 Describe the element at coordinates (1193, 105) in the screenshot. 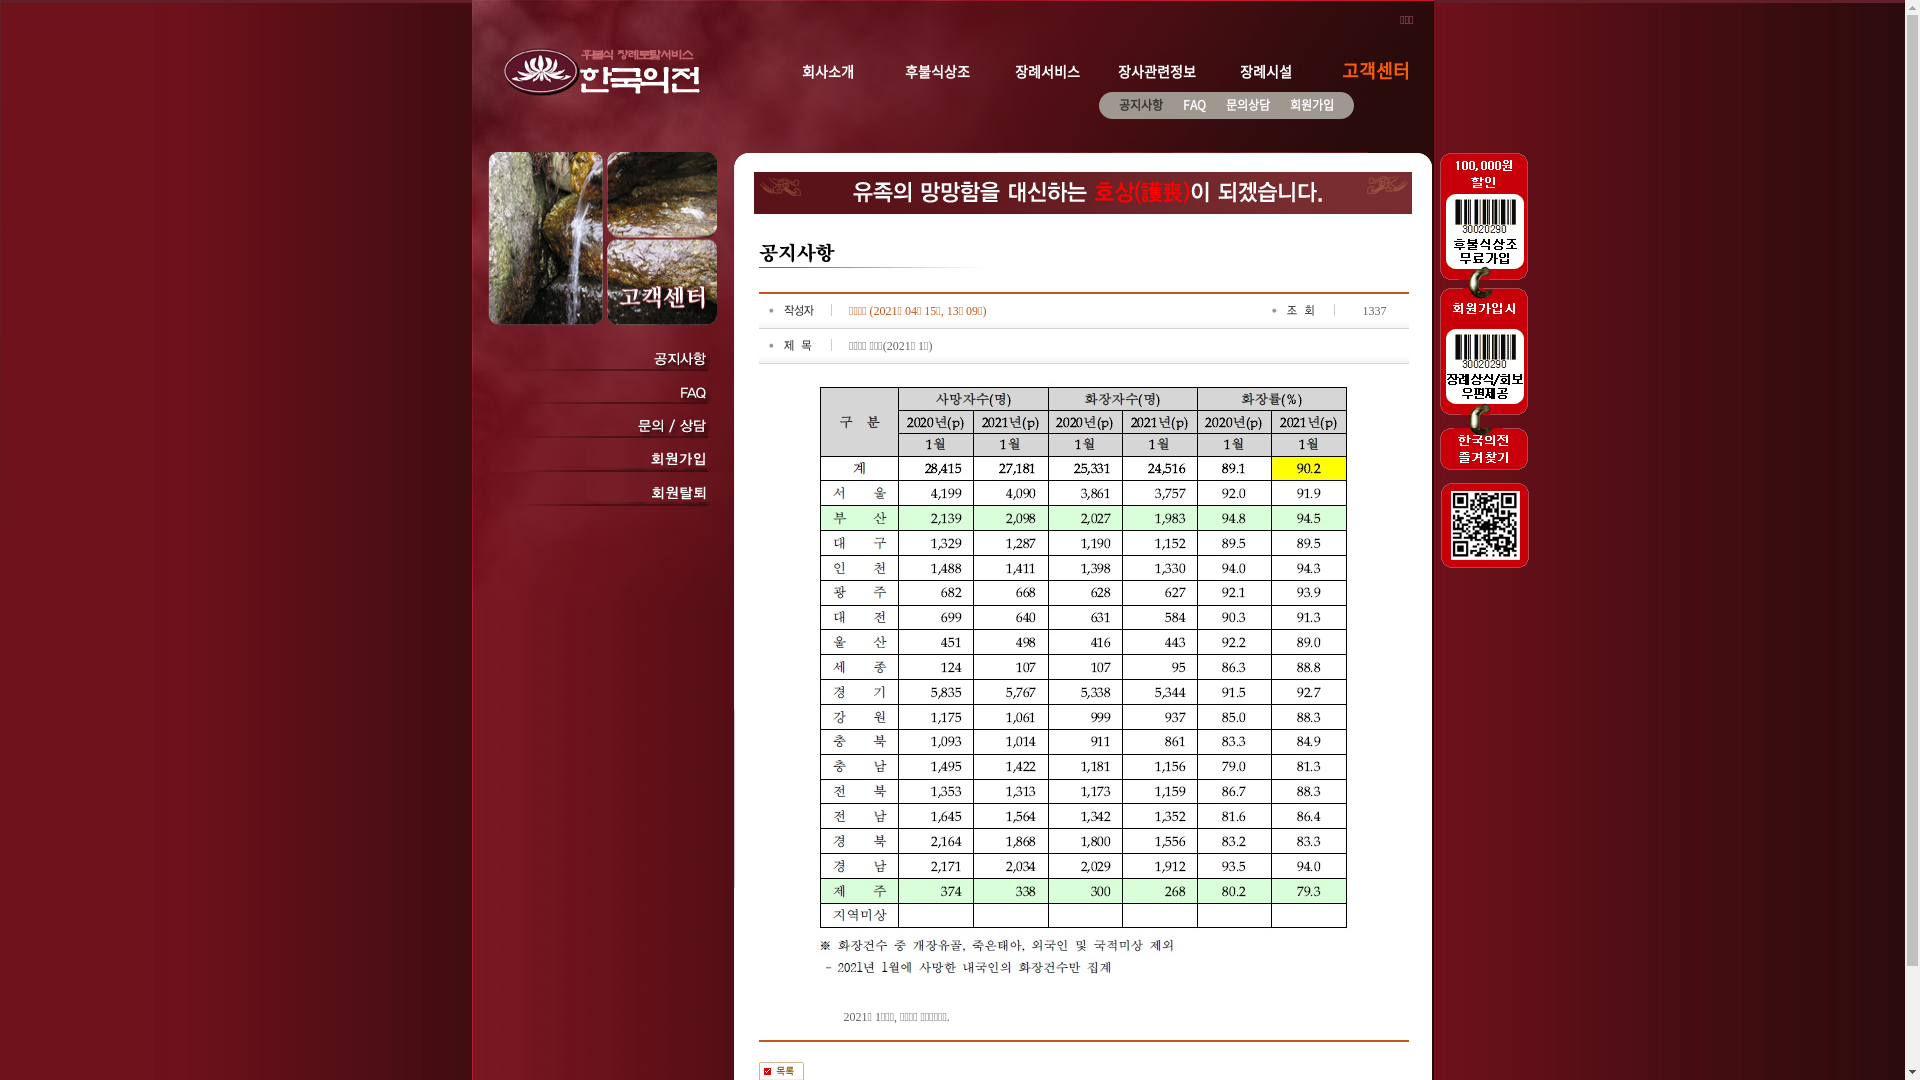

I see `'FAQ'` at that location.